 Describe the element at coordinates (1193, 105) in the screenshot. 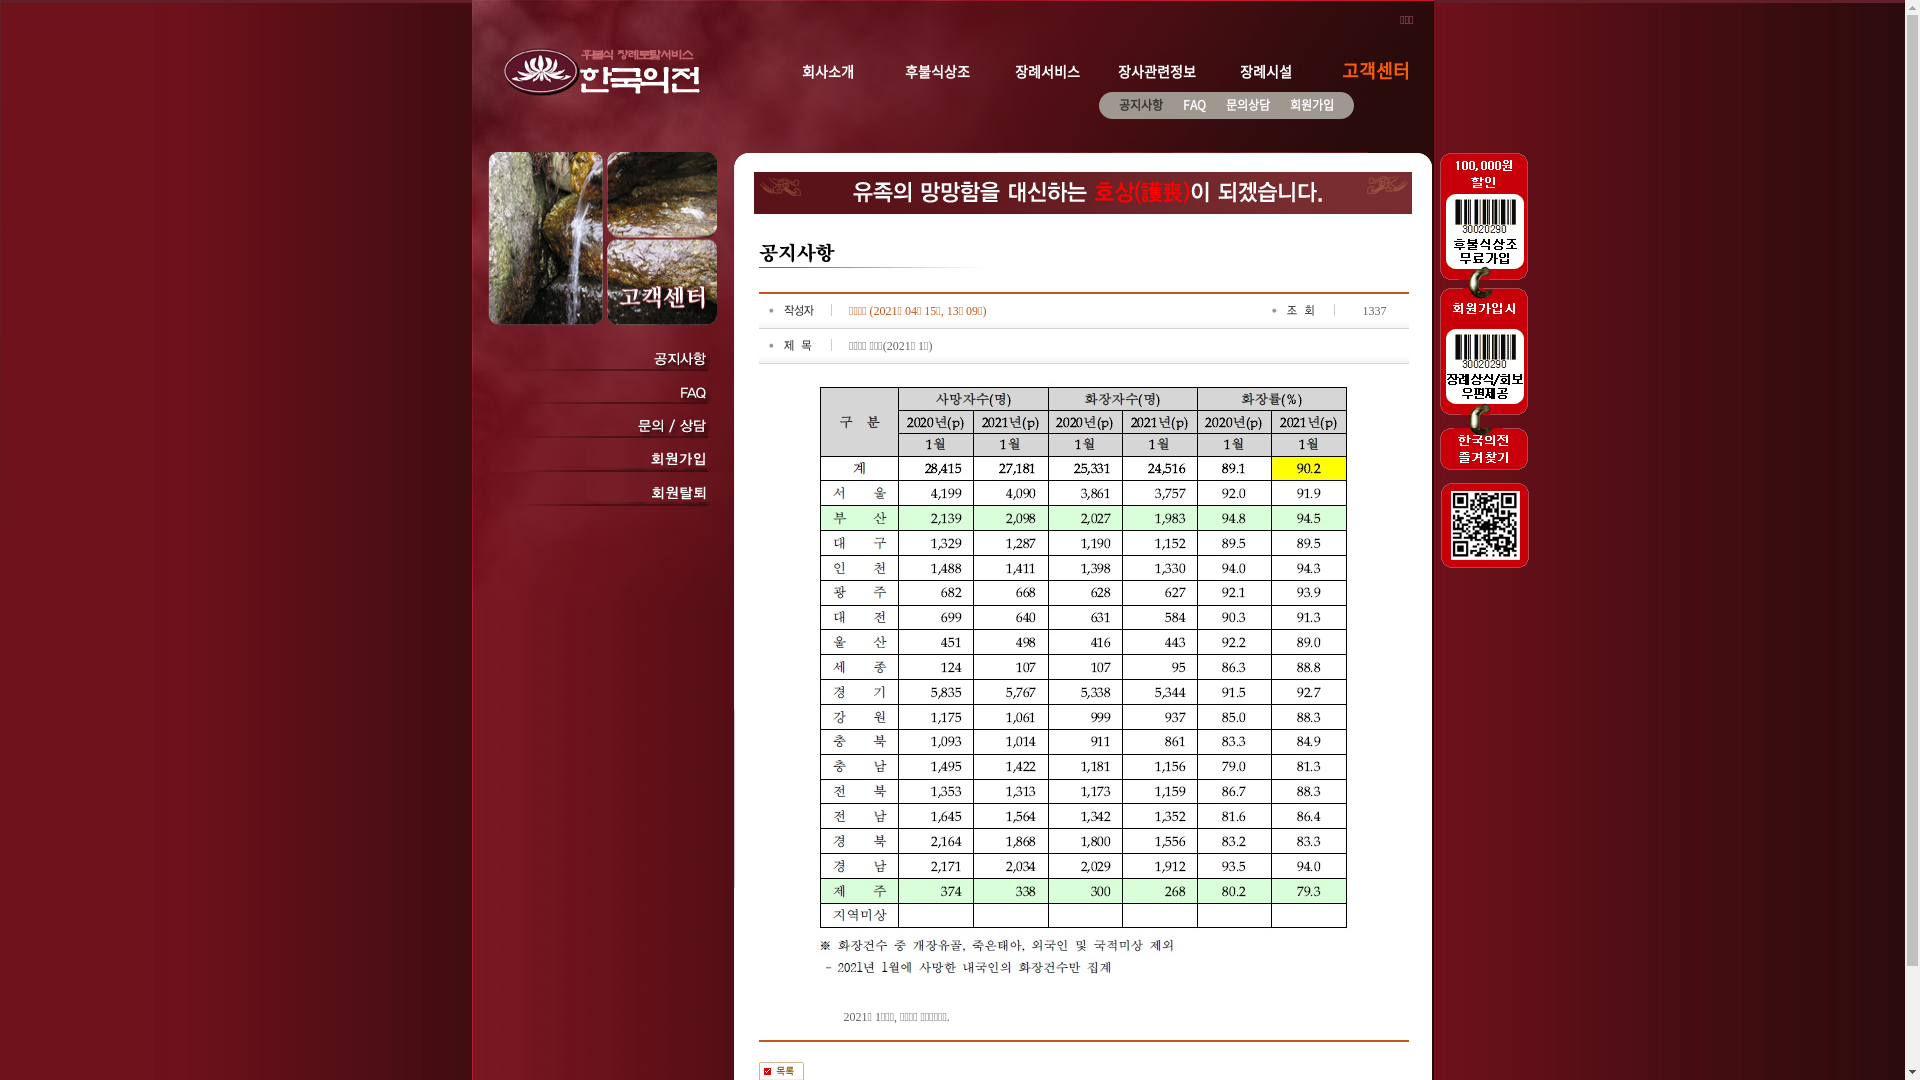

I see `'FAQ'` at that location.